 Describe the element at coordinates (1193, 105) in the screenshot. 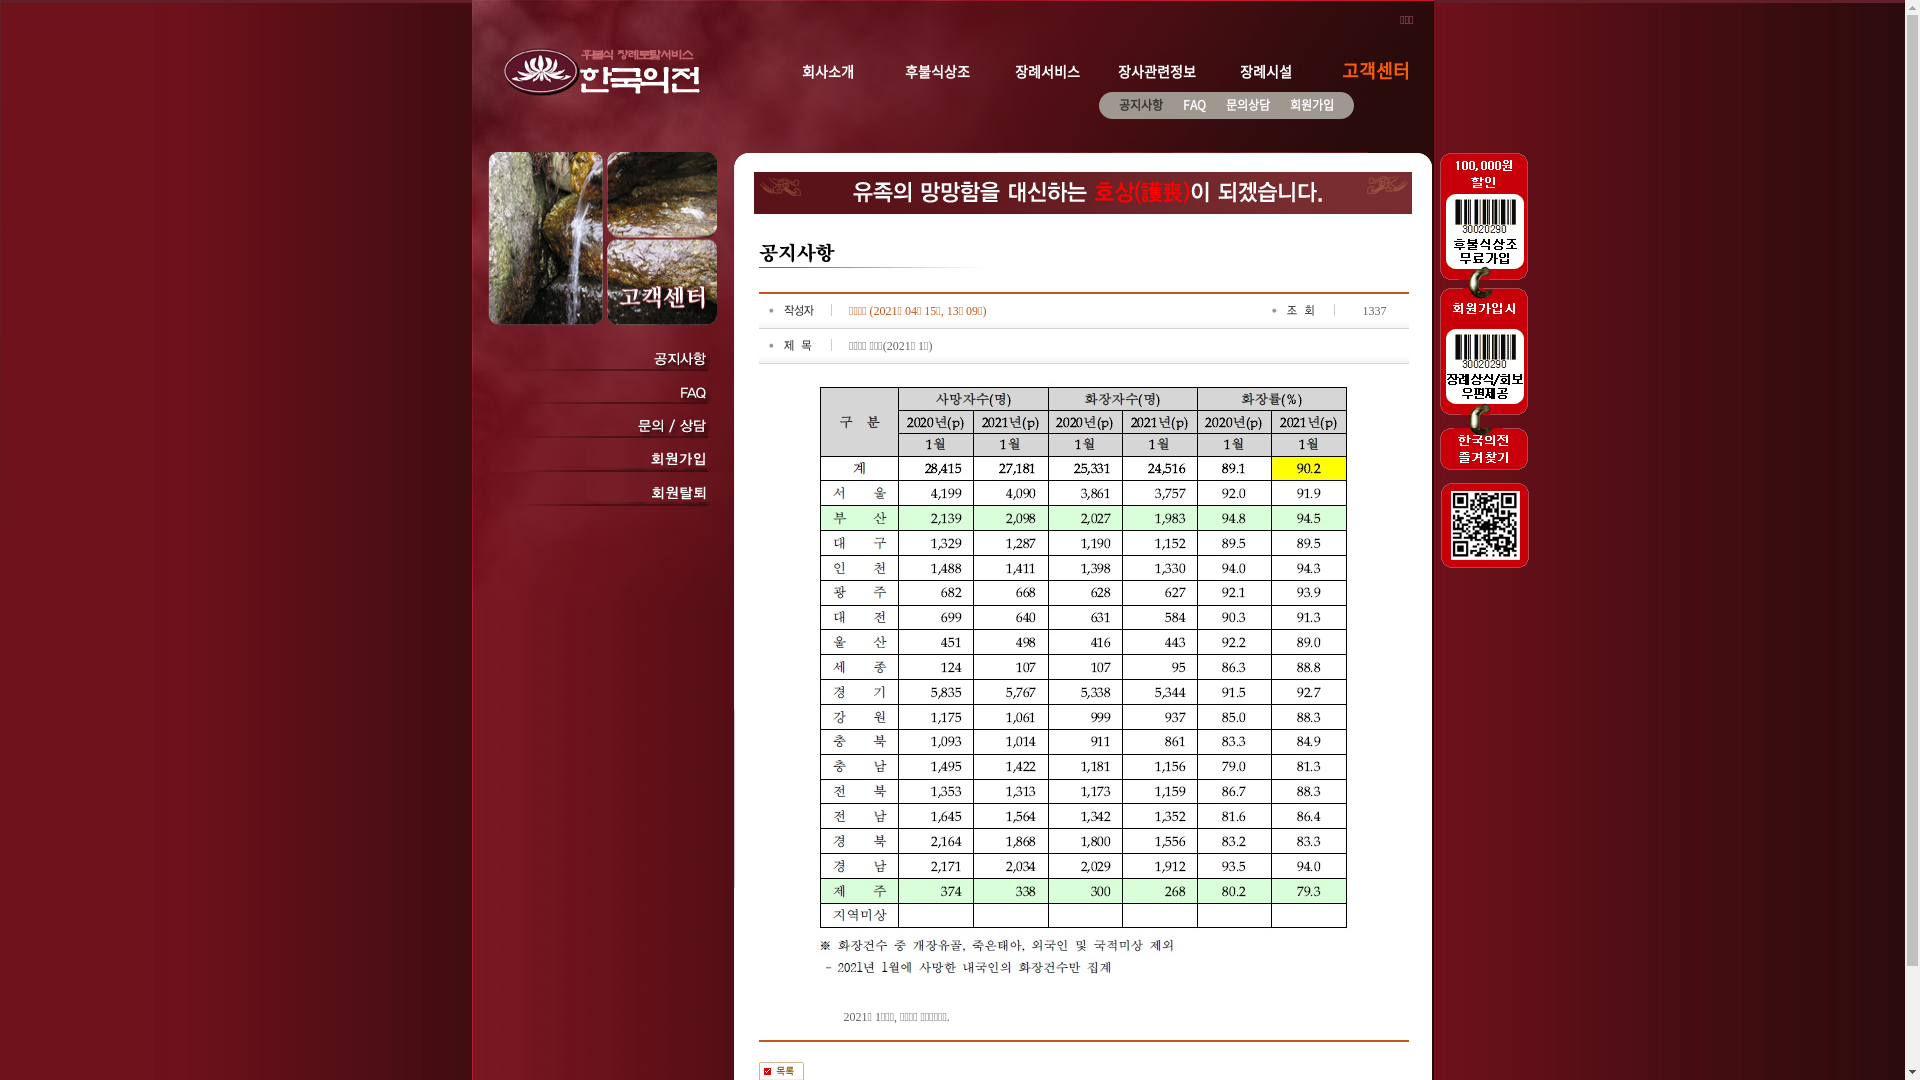

I see `'FAQ'` at that location.